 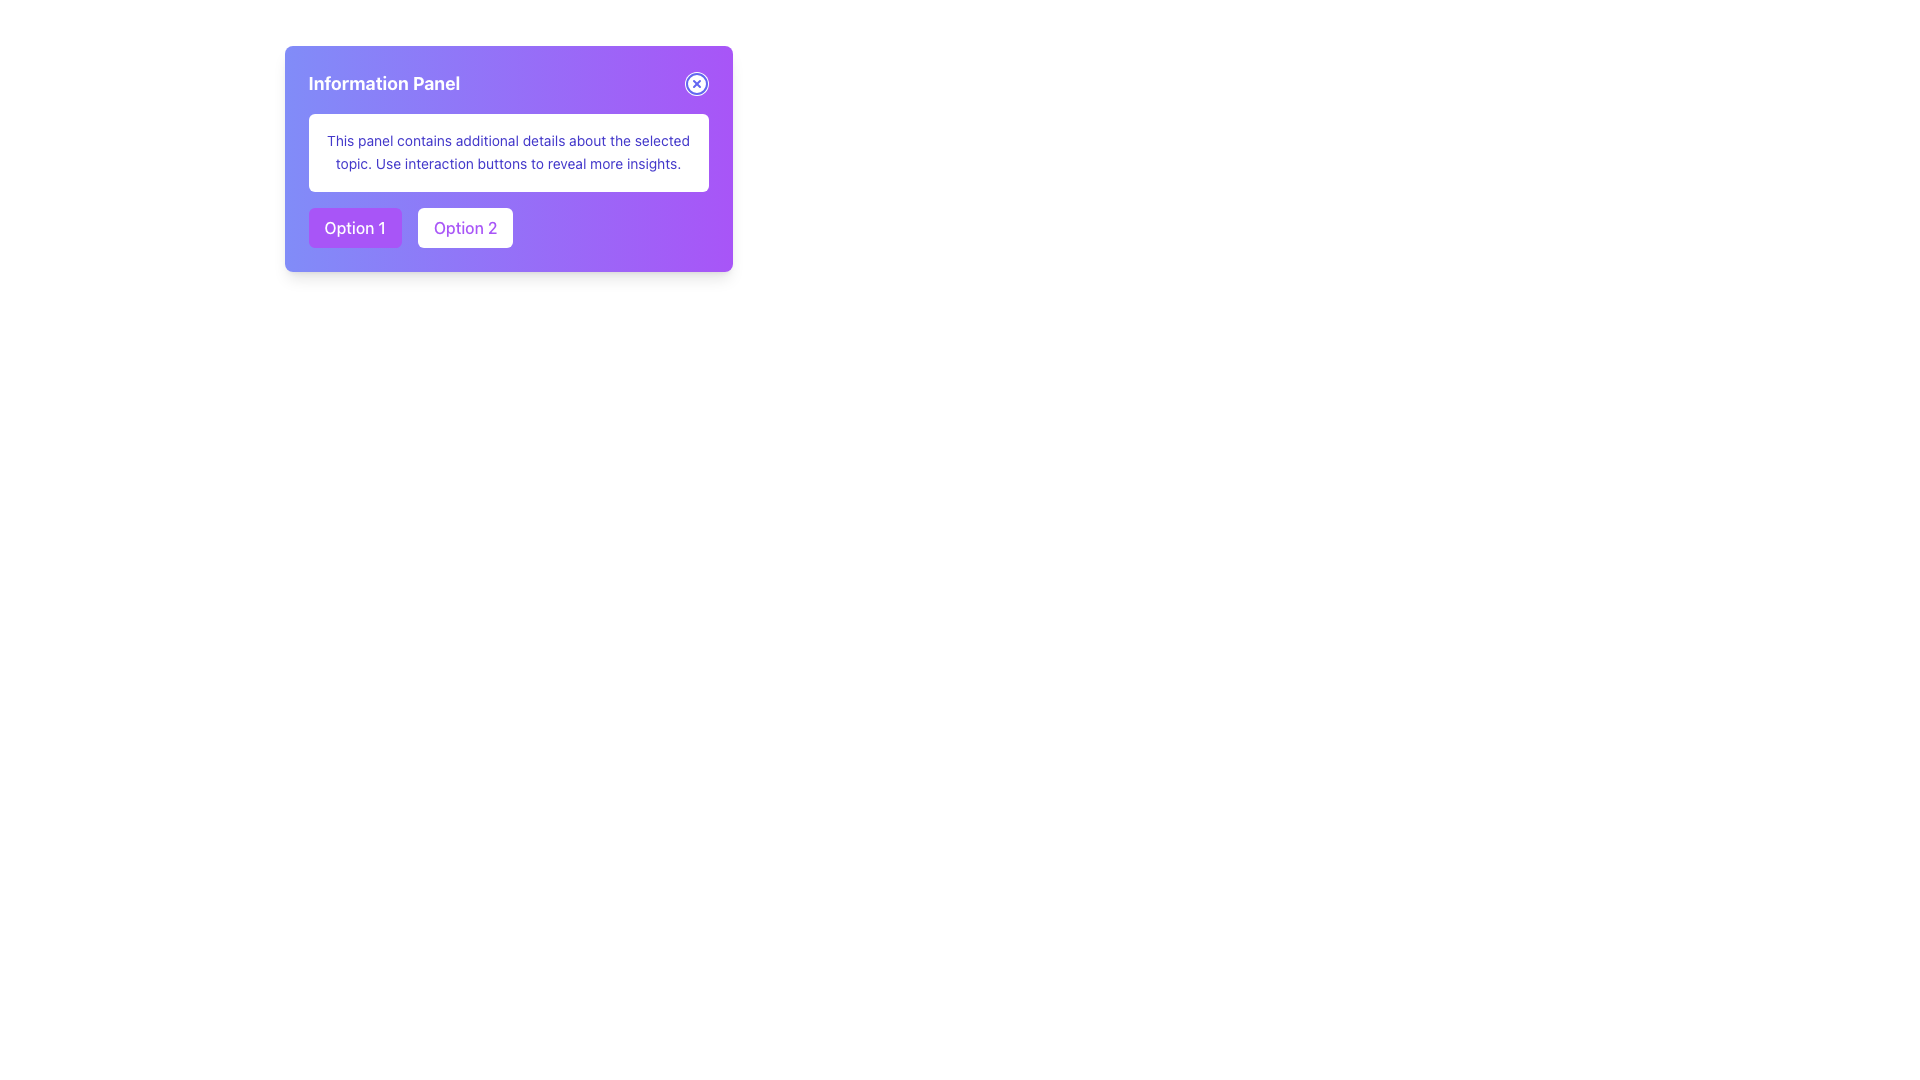 I want to click on text that says 'This panel contains additional details about the selected topic. Use interaction buttons to reveal more insights.' which is located in the center of the information panel beneath the header 'Information Panel', so click(x=508, y=151).